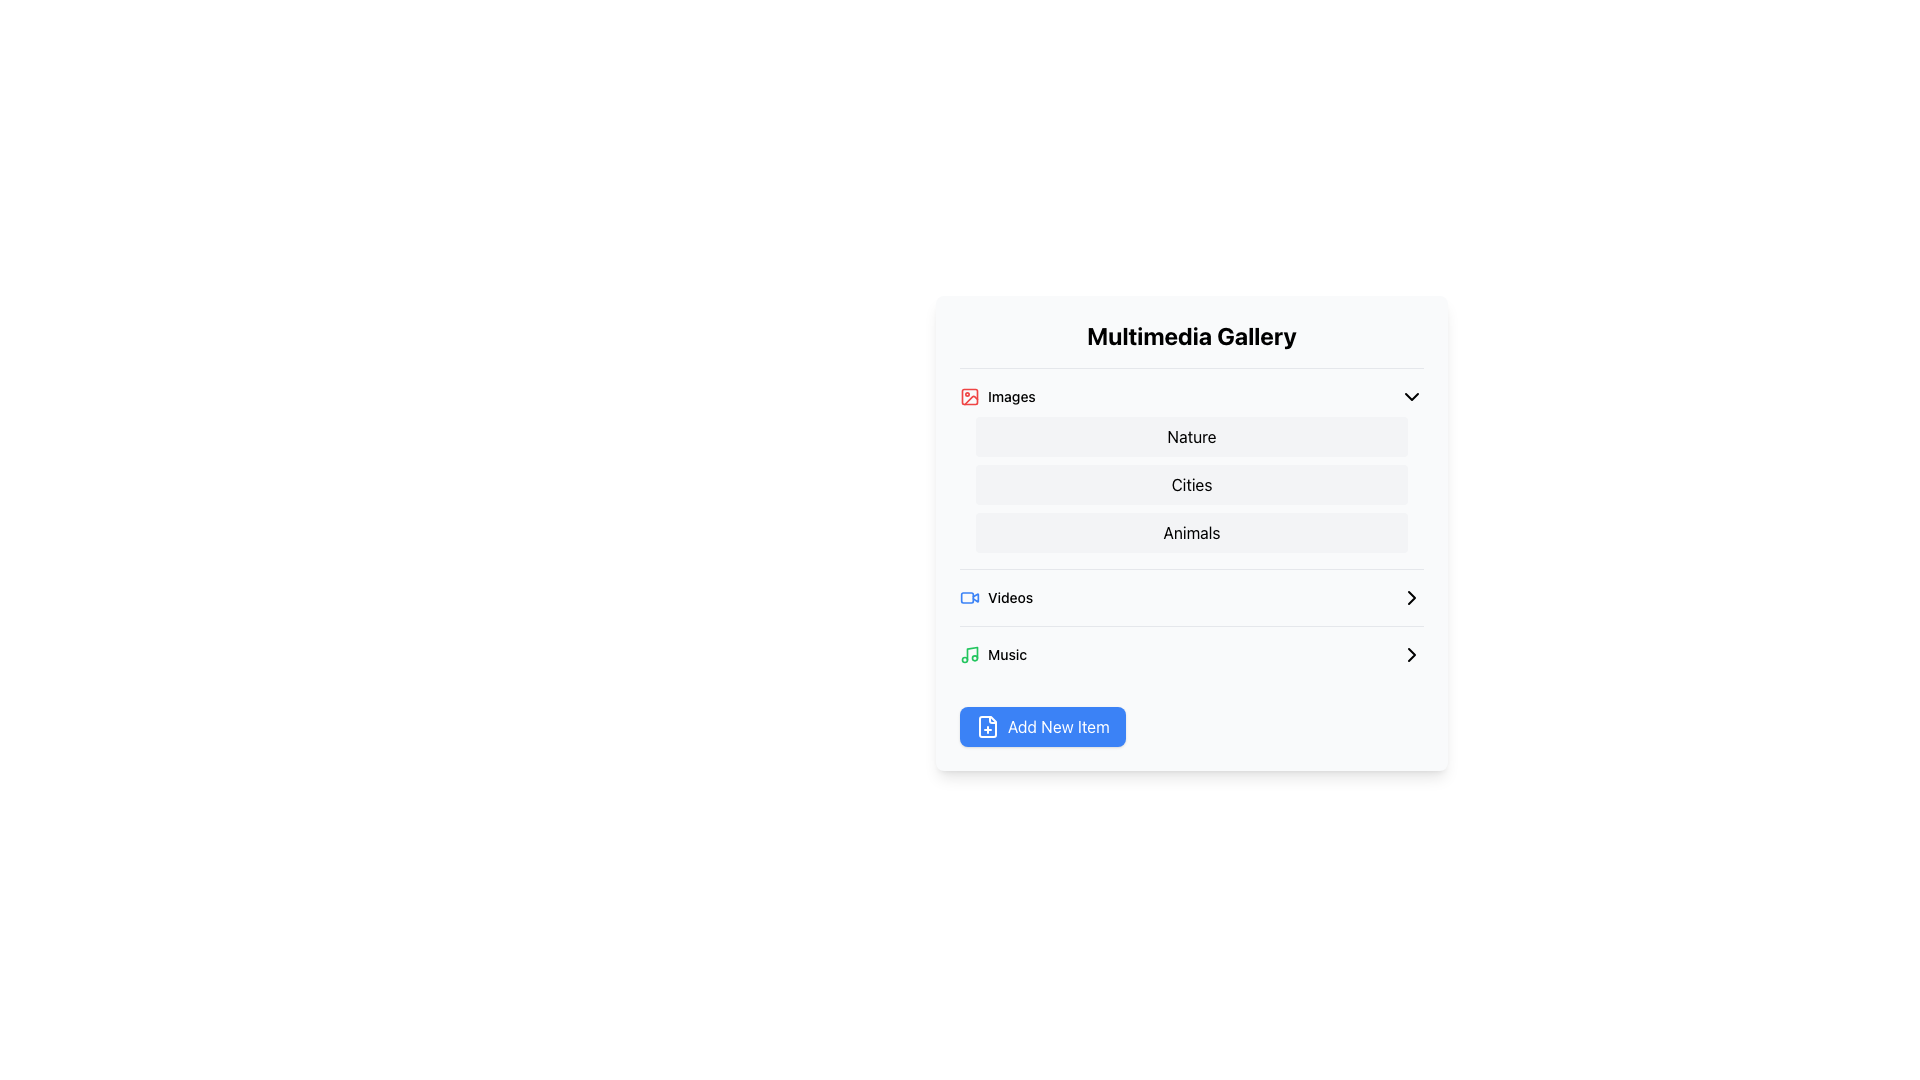  What do you see at coordinates (1410, 655) in the screenshot?
I see `the rightward-facing arrow icon located at the far right of the 'Music' row` at bounding box center [1410, 655].